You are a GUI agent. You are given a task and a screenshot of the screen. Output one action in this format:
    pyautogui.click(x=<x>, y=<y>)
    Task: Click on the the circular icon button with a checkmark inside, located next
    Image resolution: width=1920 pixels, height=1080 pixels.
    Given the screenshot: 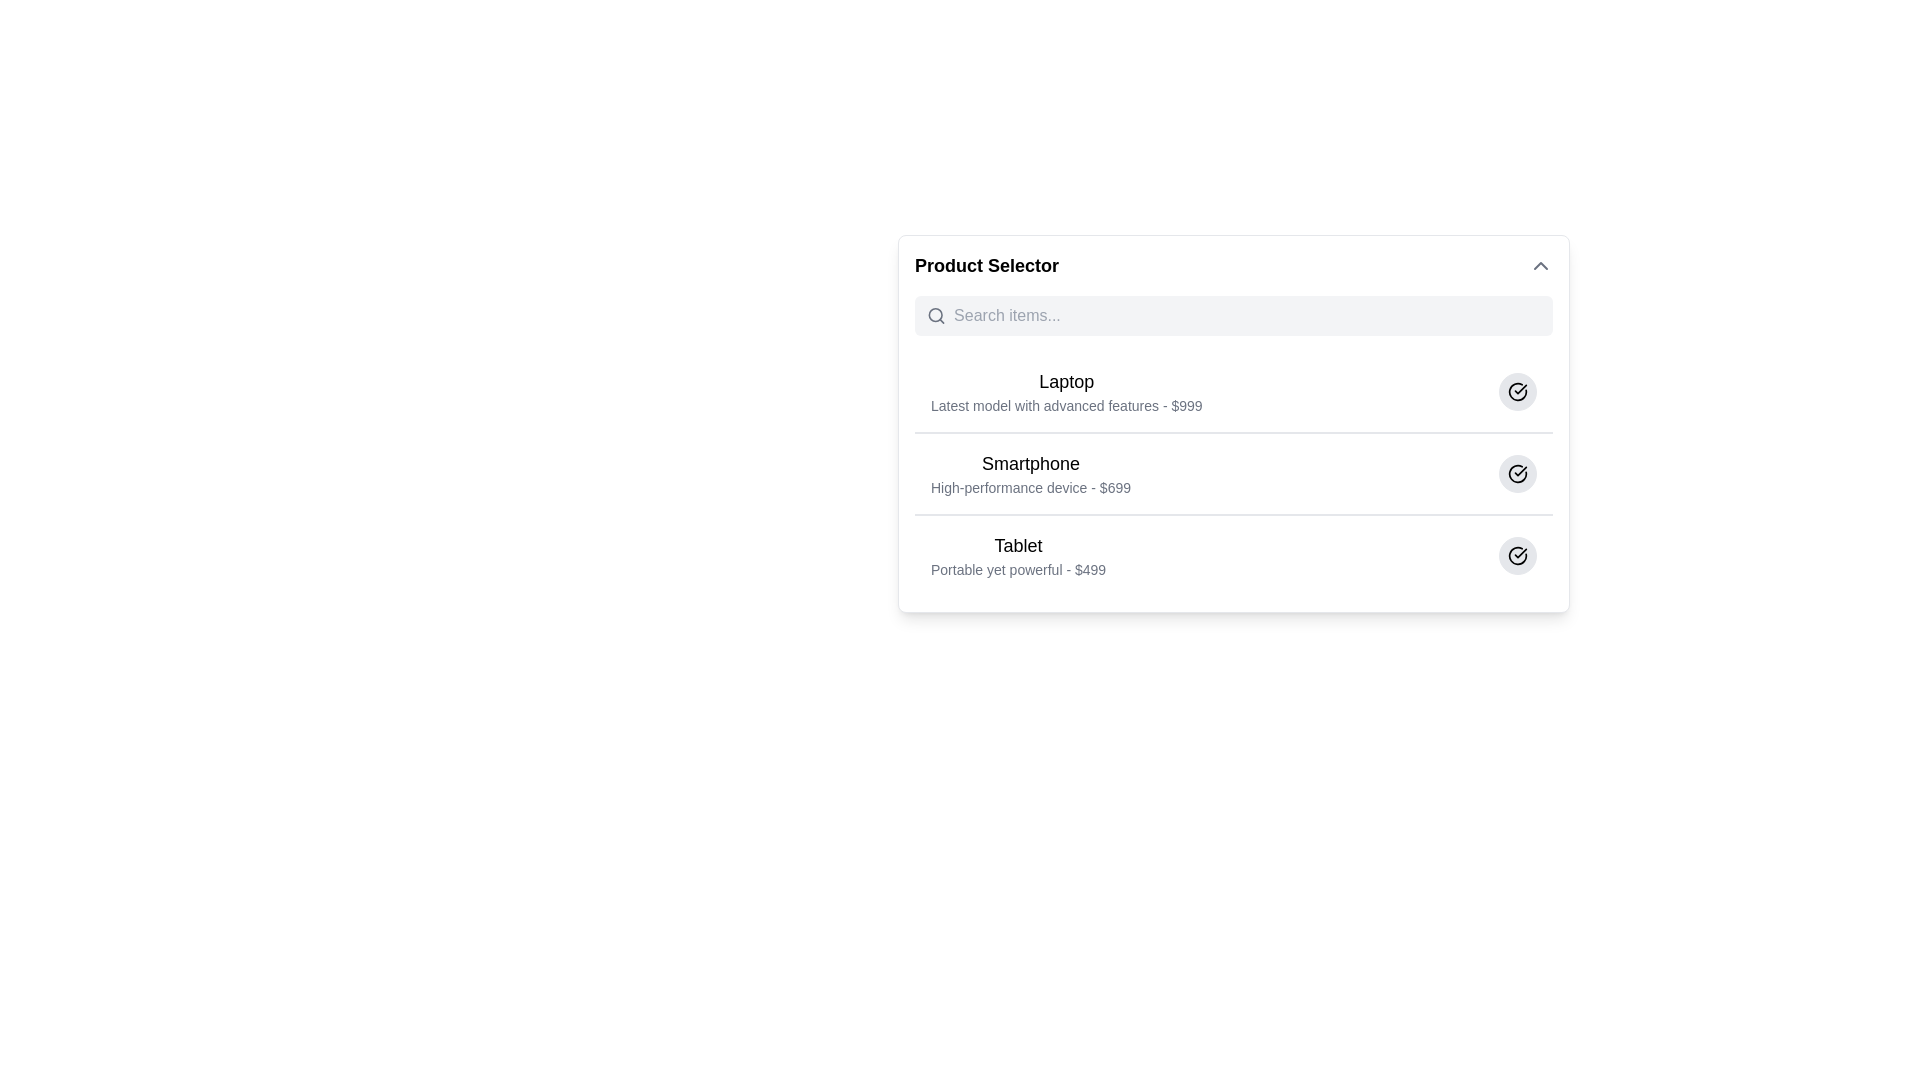 What is the action you would take?
    pyautogui.click(x=1517, y=474)
    